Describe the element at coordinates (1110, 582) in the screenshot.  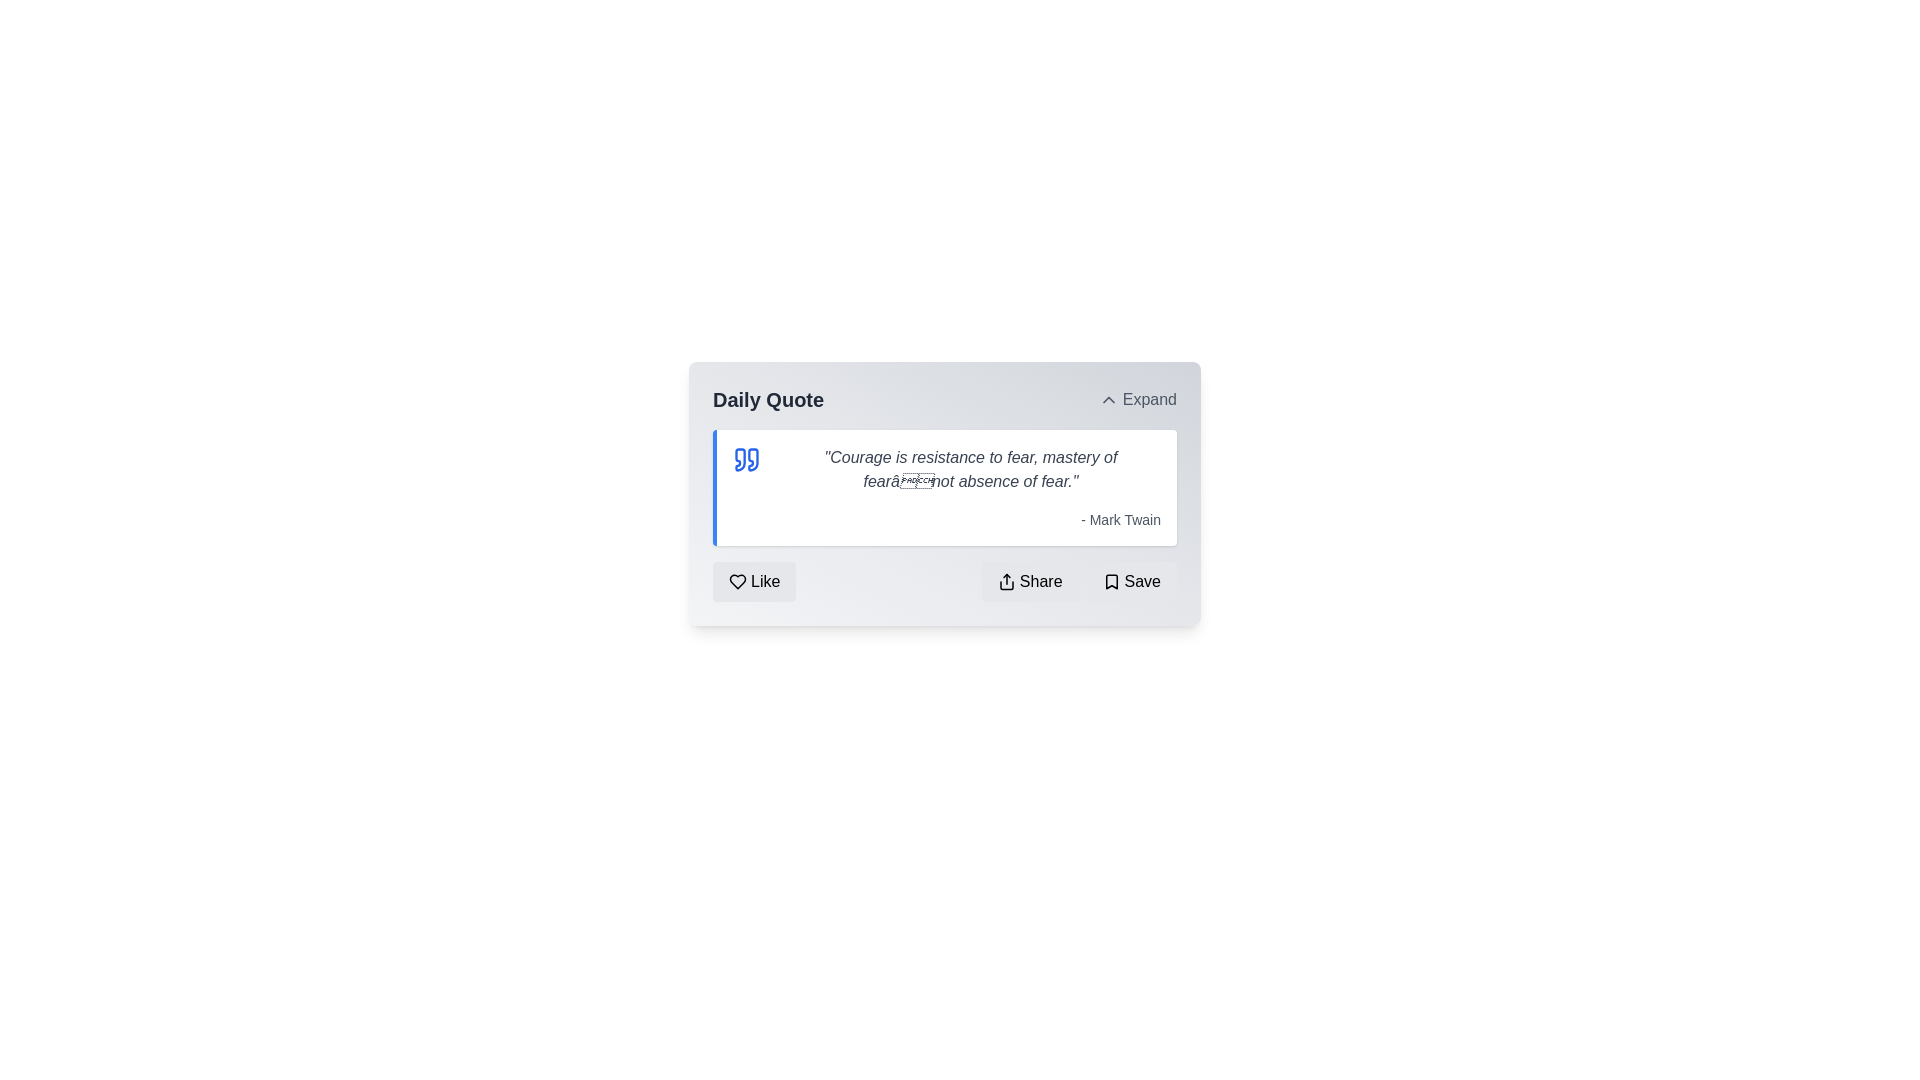
I see `the bookmark icon, which is part of the 'Save' button located at the bottom-right corner of the card interface` at that location.